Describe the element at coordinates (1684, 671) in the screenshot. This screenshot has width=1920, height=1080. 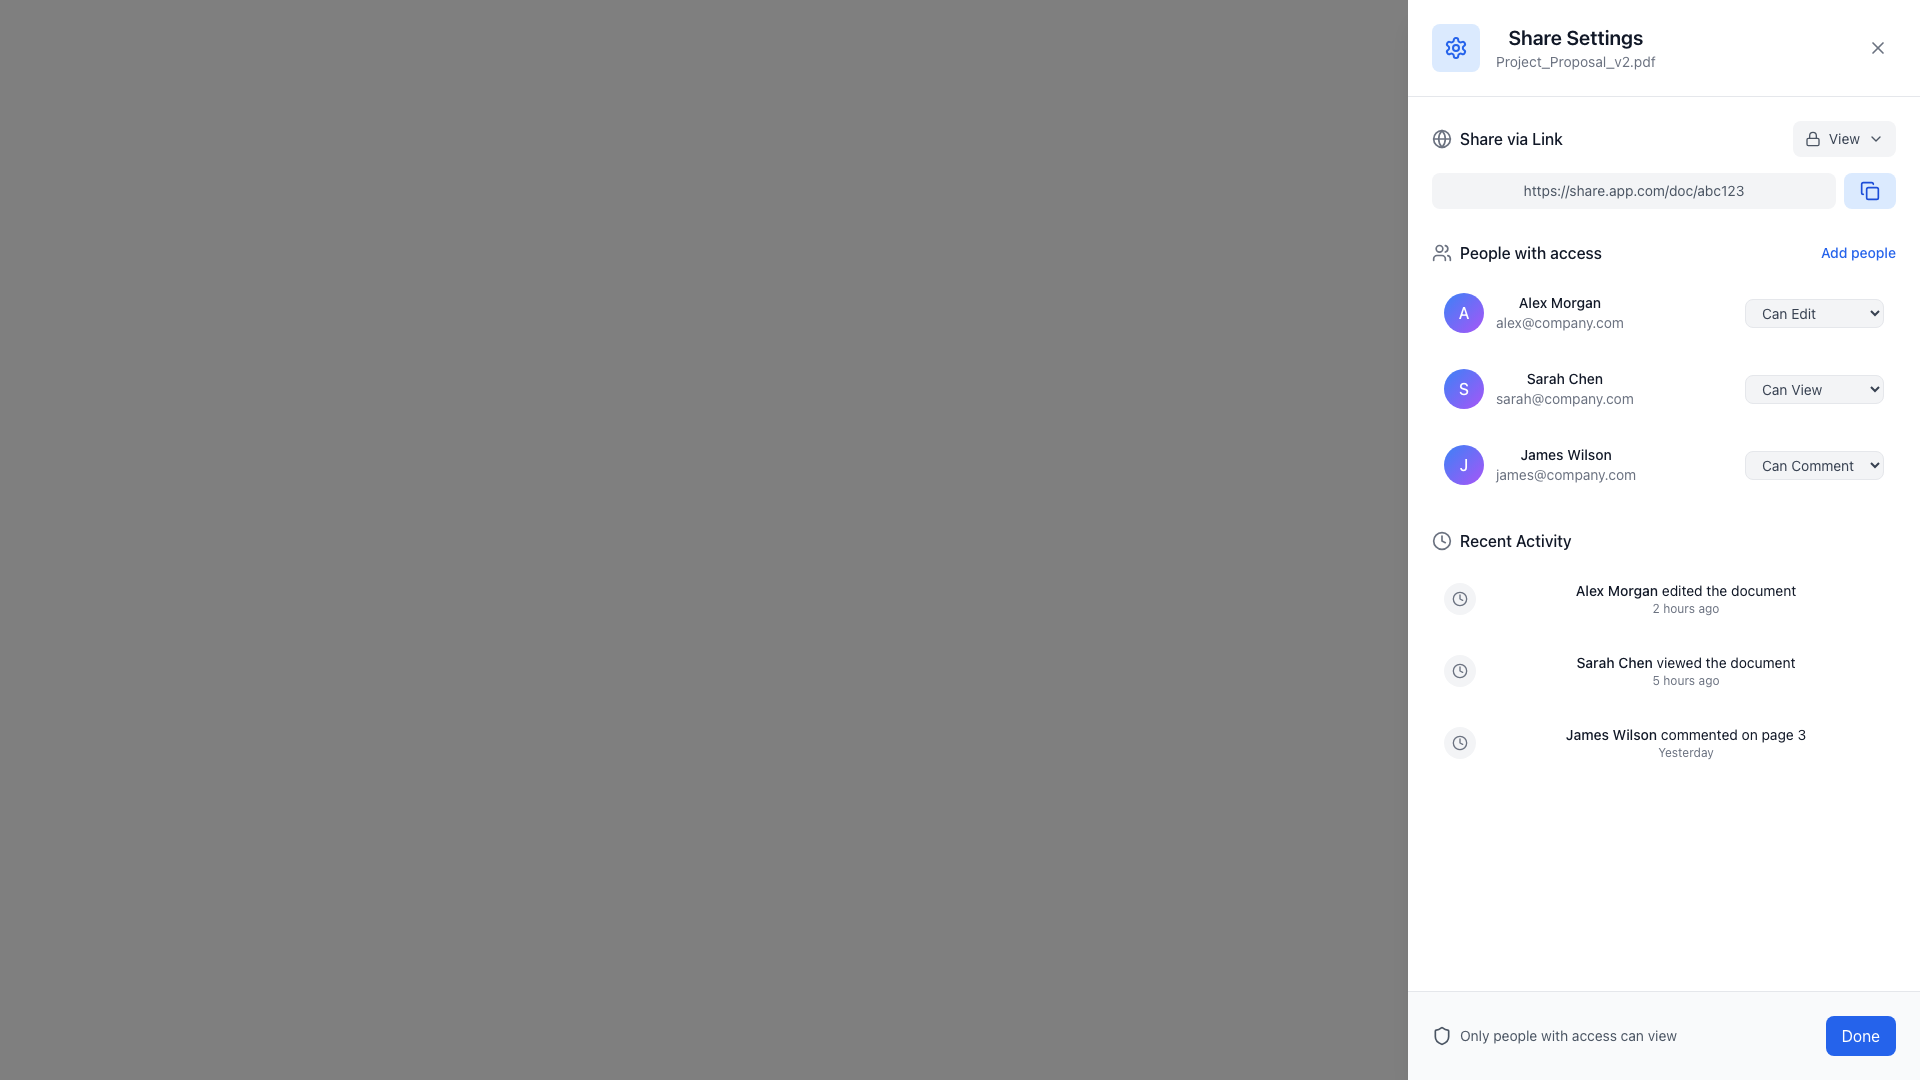
I see `the second activity log entry indicating when 'Sarah Chen' viewed a document in the 'Recent Activity' section` at that location.